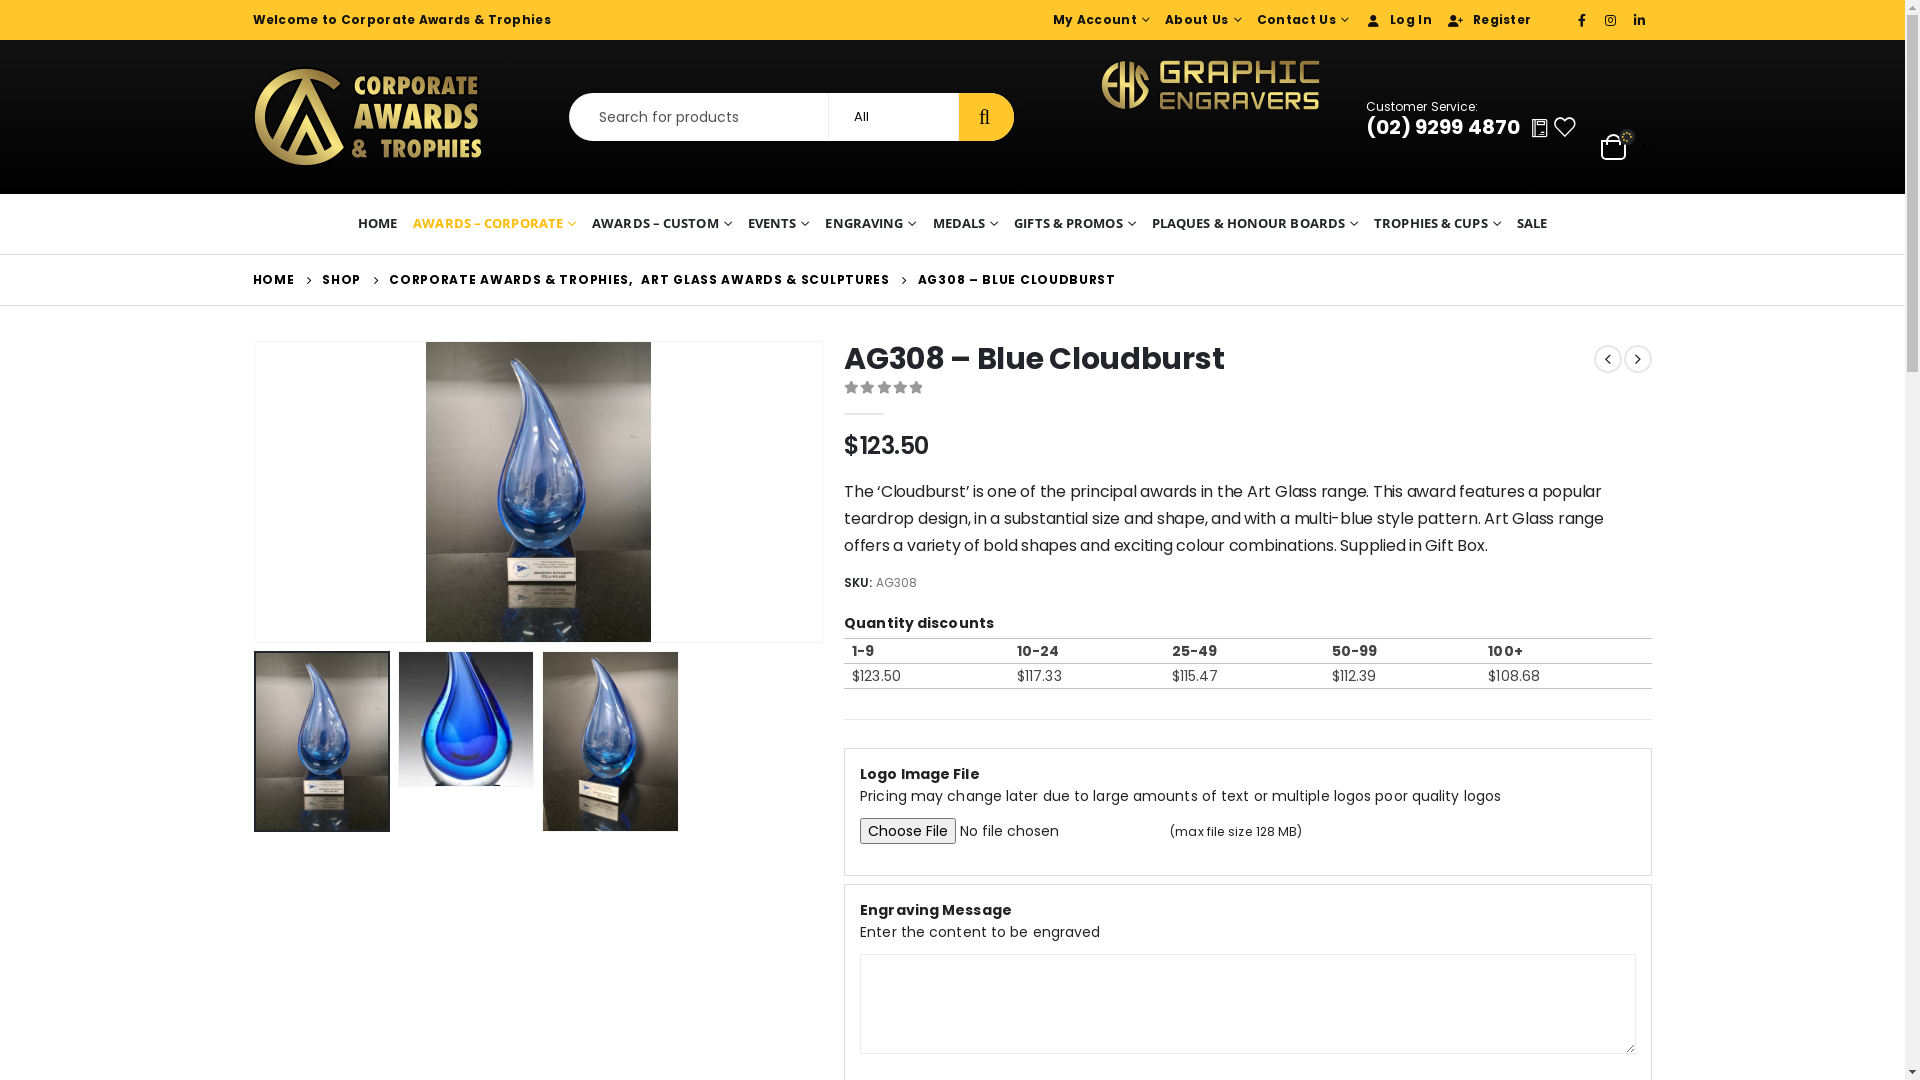 The image size is (1920, 1080). What do you see at coordinates (641, 280) in the screenshot?
I see `'ART GLASS AWARDS & SCULPTURES'` at bounding box center [641, 280].